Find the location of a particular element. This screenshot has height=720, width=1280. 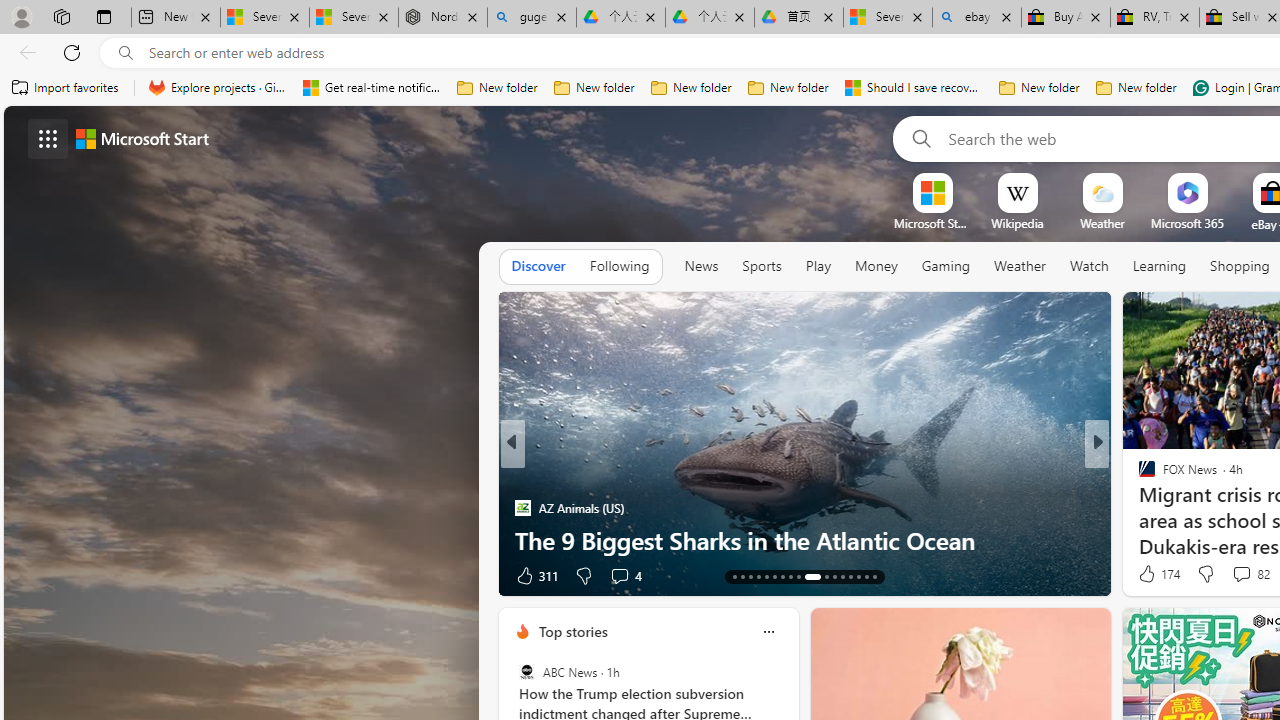

'Start the conversation' is located at coordinates (1211, 575).